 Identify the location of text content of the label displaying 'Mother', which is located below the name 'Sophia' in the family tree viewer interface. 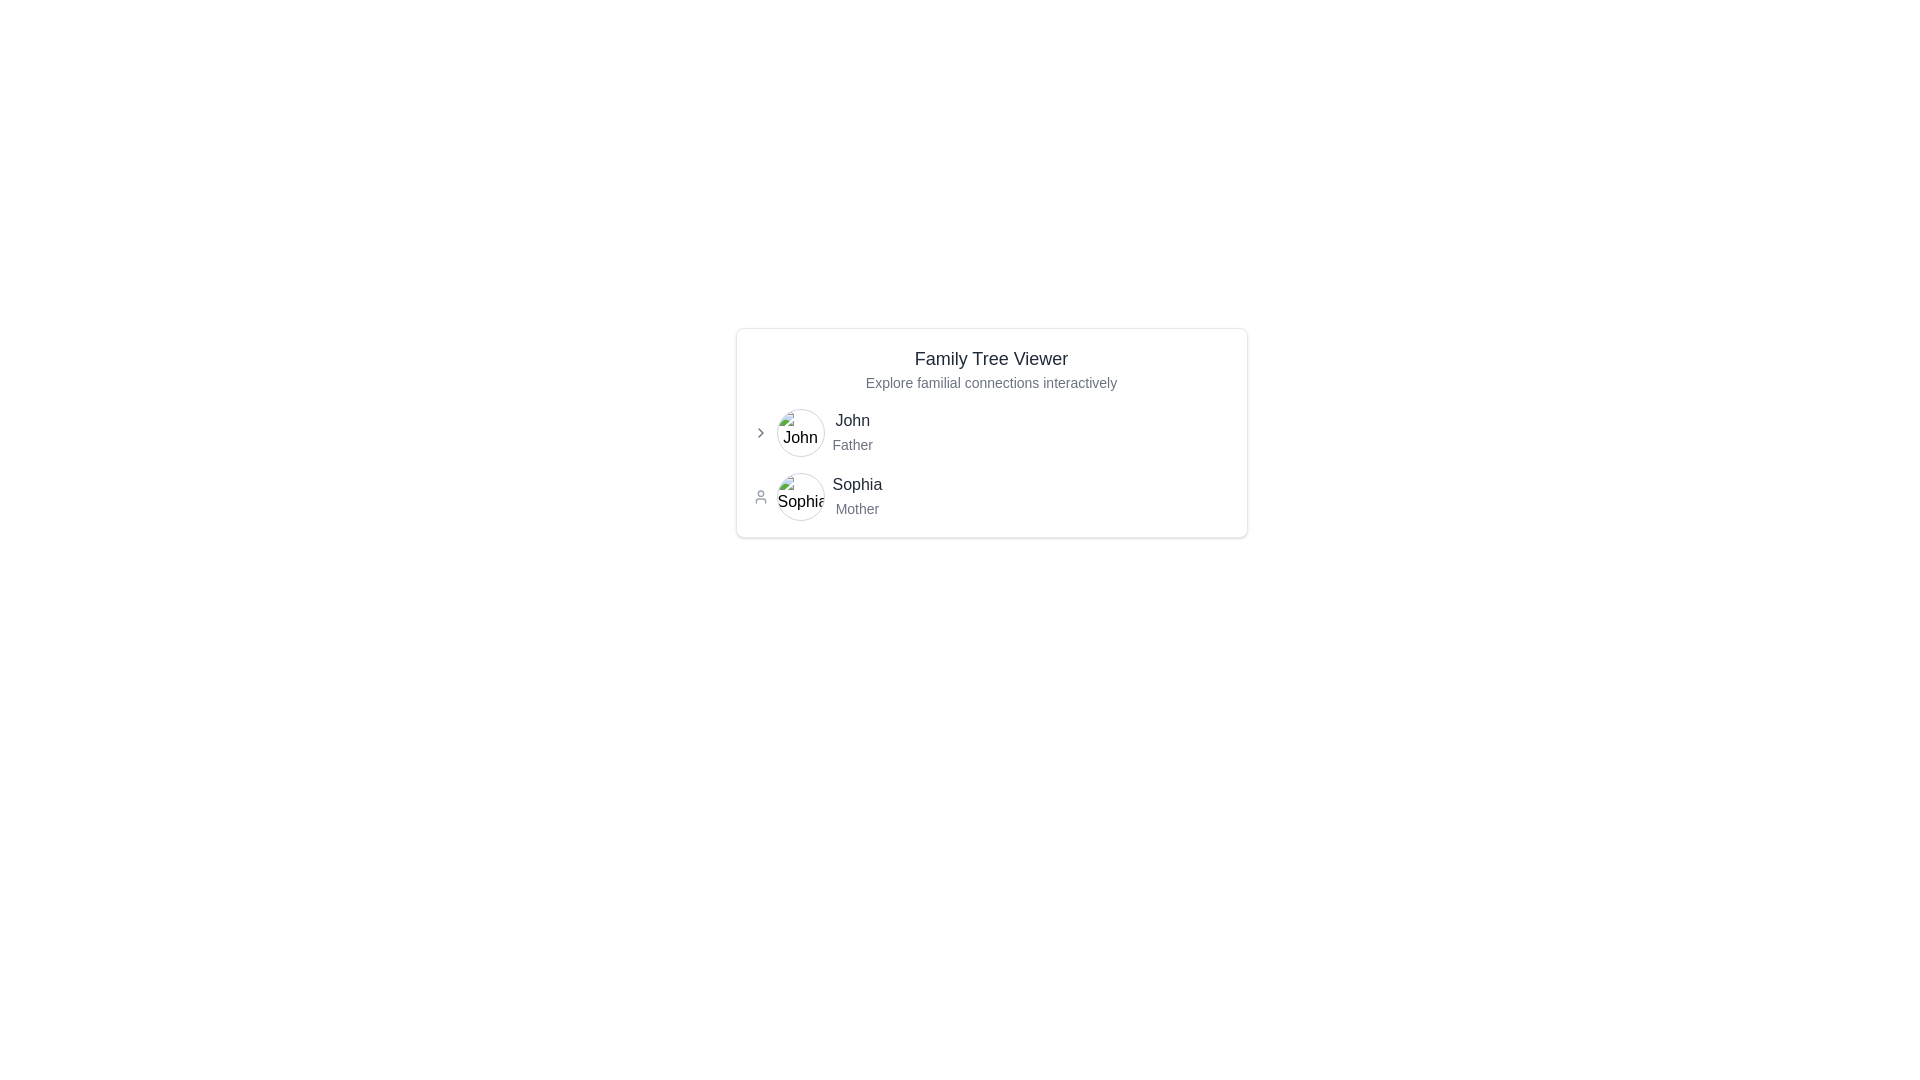
(857, 508).